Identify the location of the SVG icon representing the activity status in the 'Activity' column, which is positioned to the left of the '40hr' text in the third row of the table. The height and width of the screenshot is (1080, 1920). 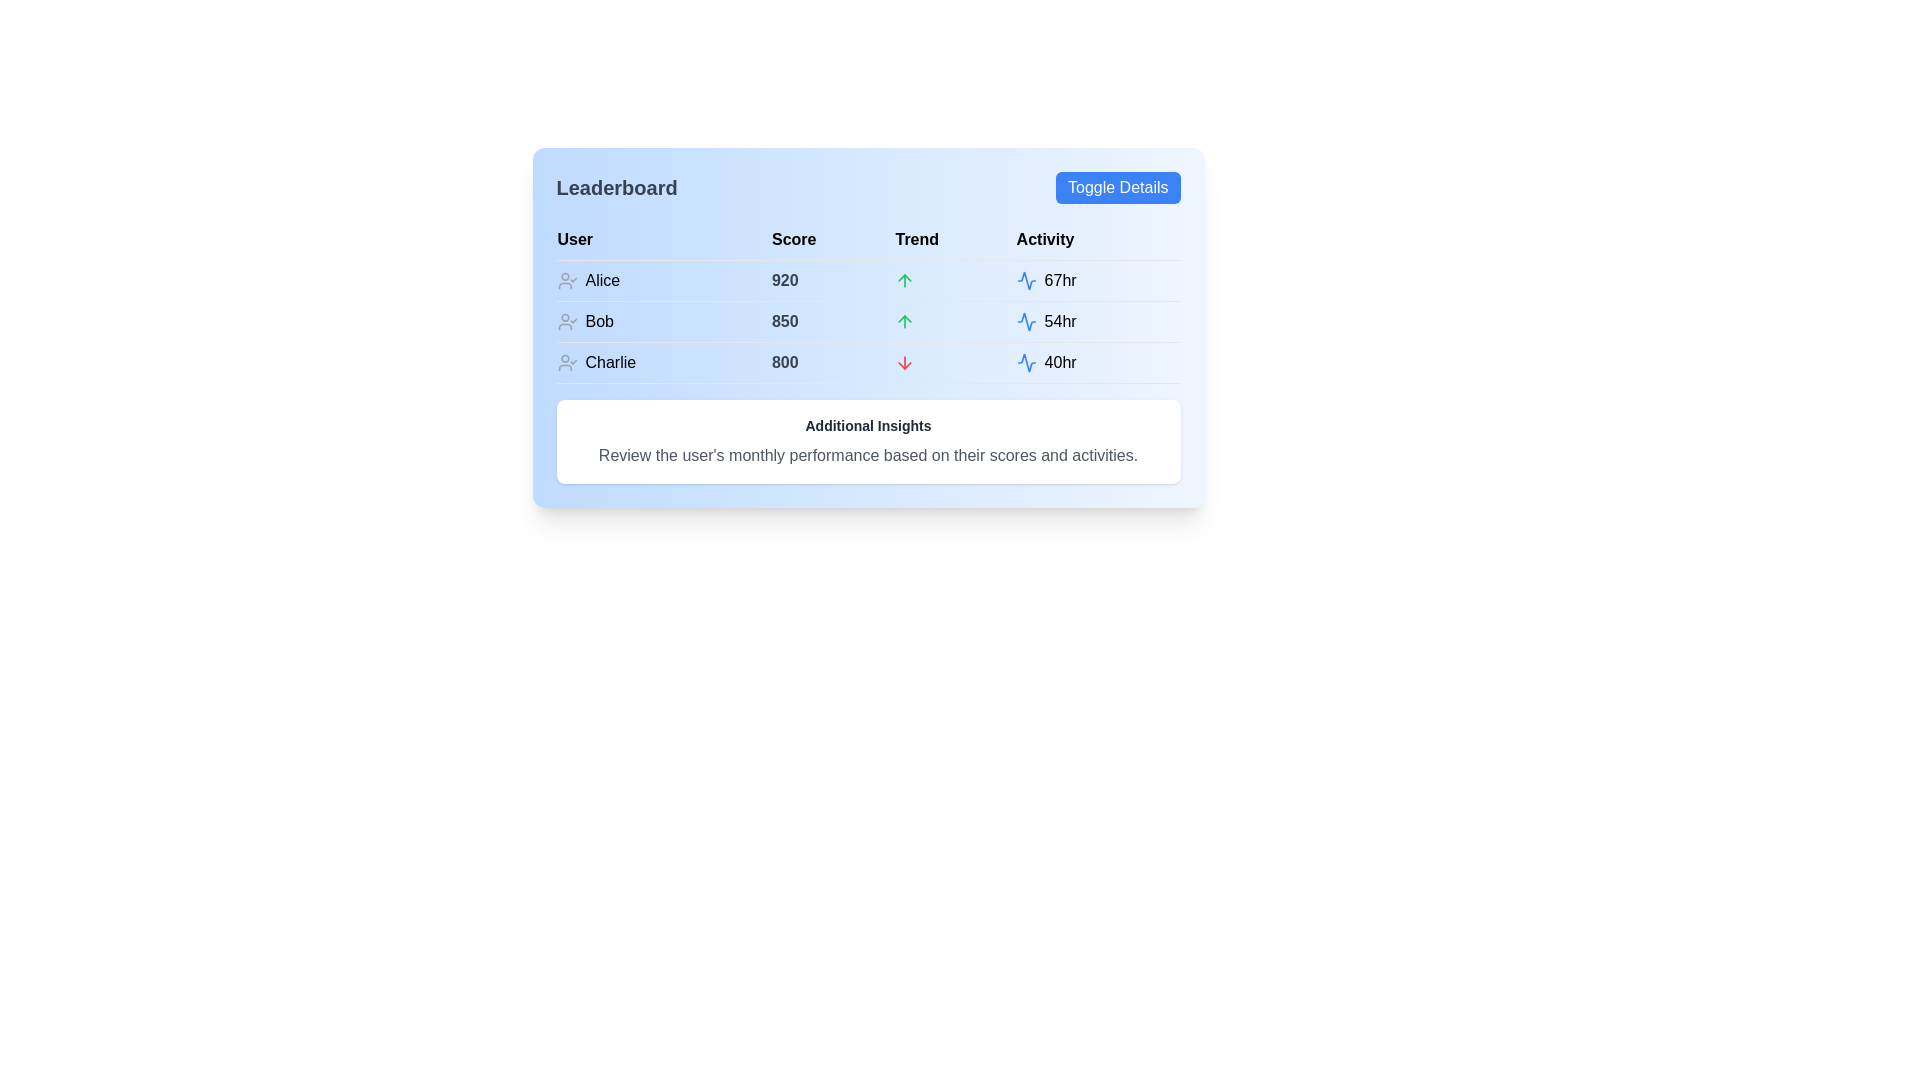
(1026, 362).